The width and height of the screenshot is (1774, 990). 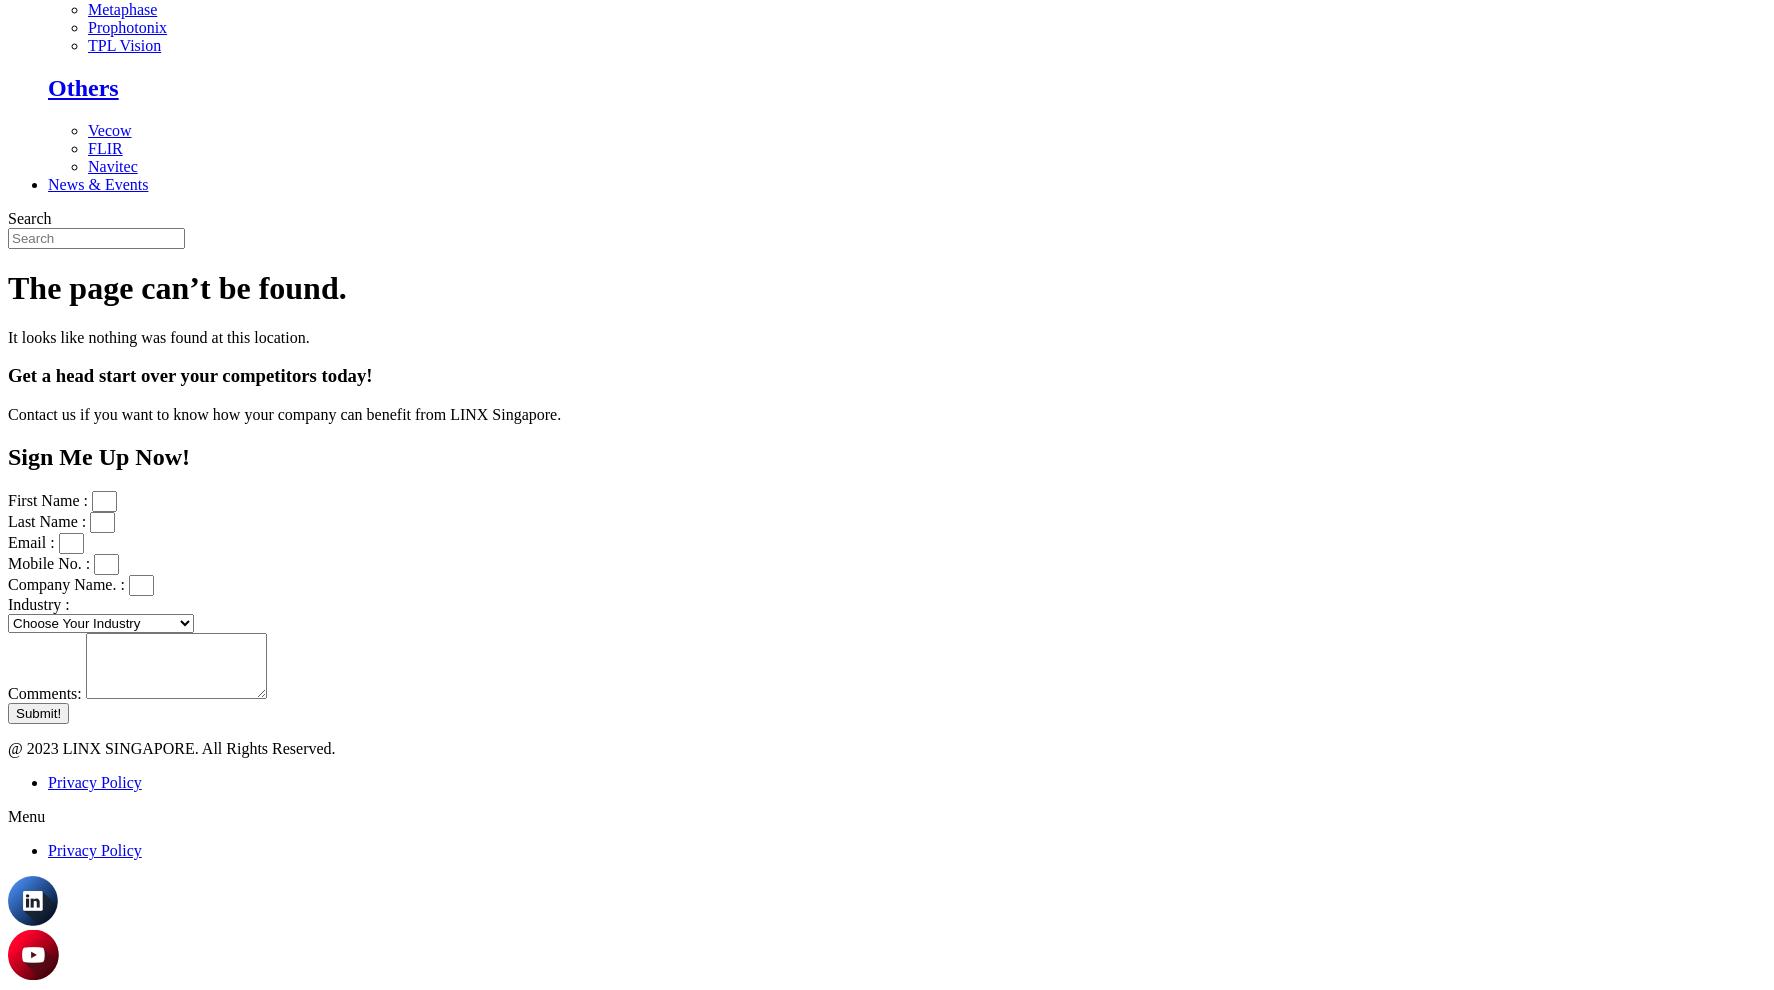 I want to click on 'Metaphase', so click(x=86, y=7).